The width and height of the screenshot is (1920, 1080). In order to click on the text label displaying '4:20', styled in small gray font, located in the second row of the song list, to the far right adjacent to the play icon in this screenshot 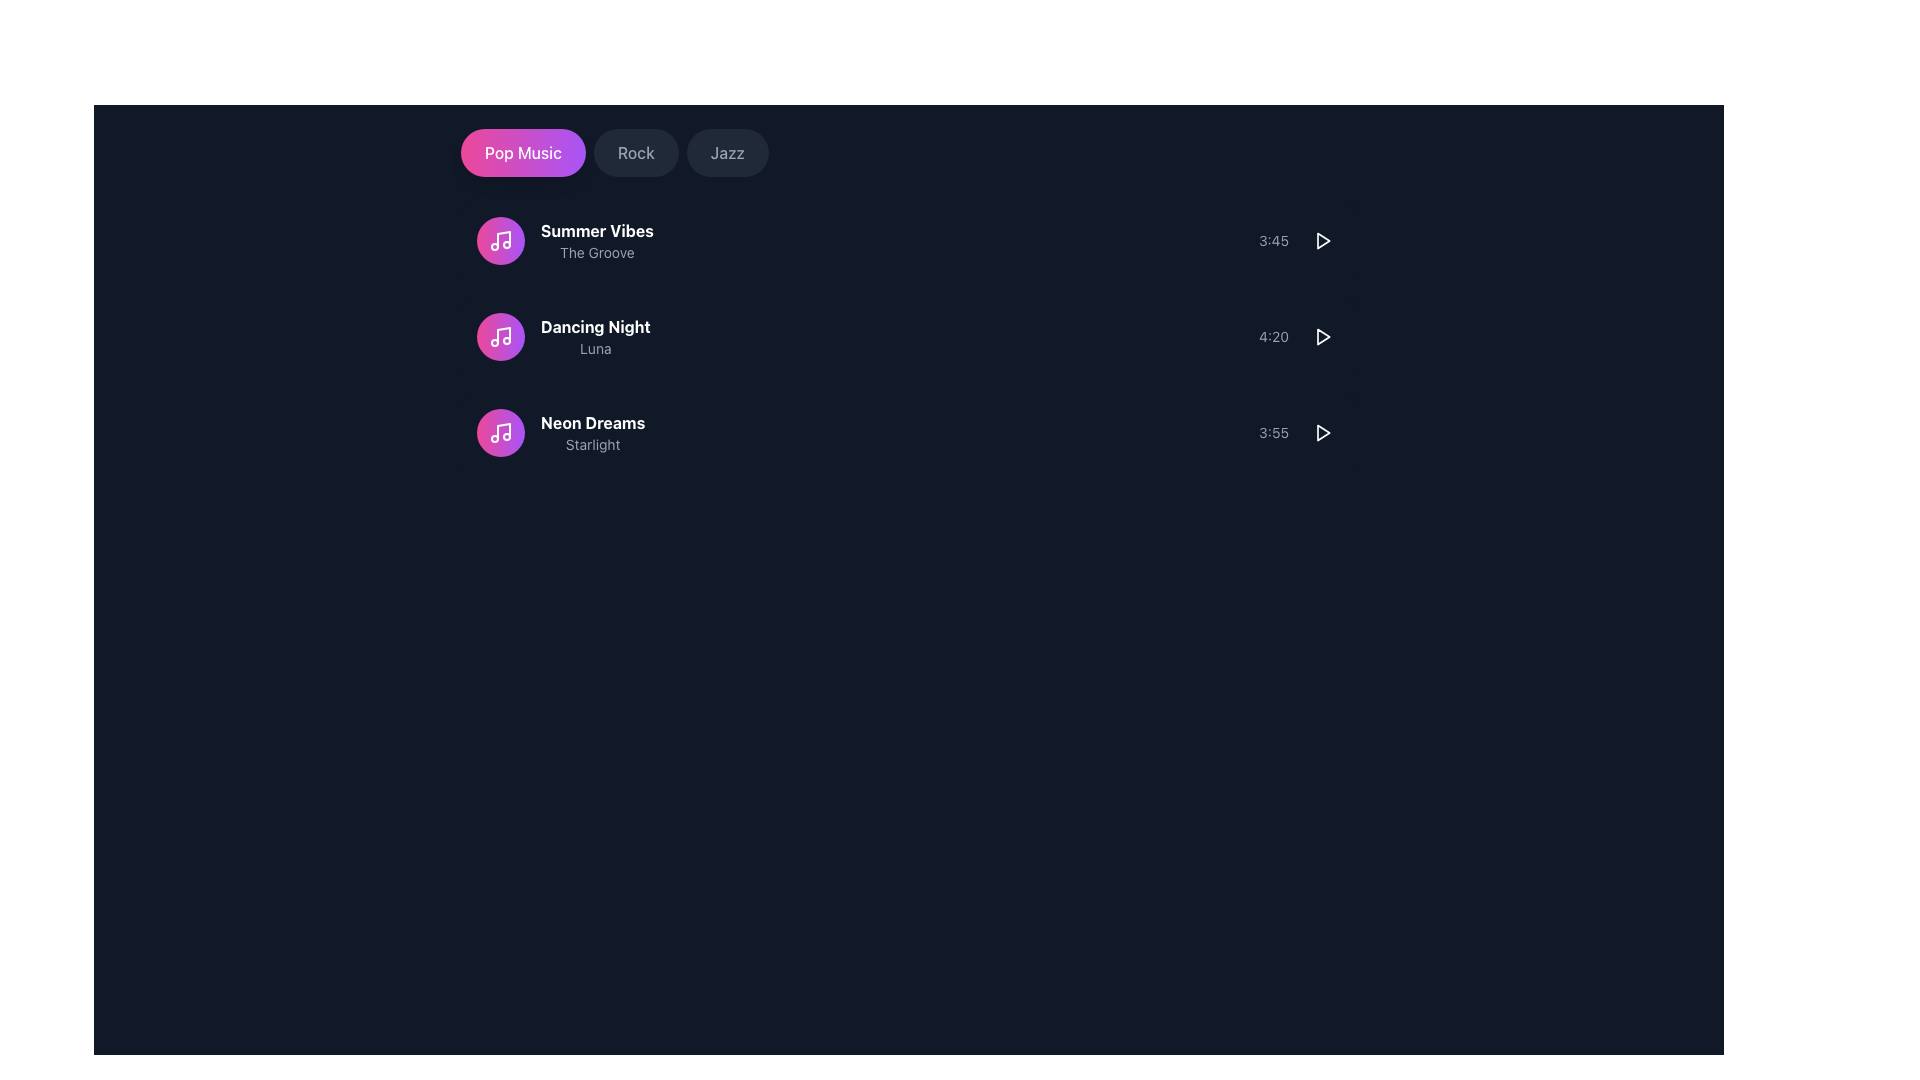, I will do `click(1273, 335)`.